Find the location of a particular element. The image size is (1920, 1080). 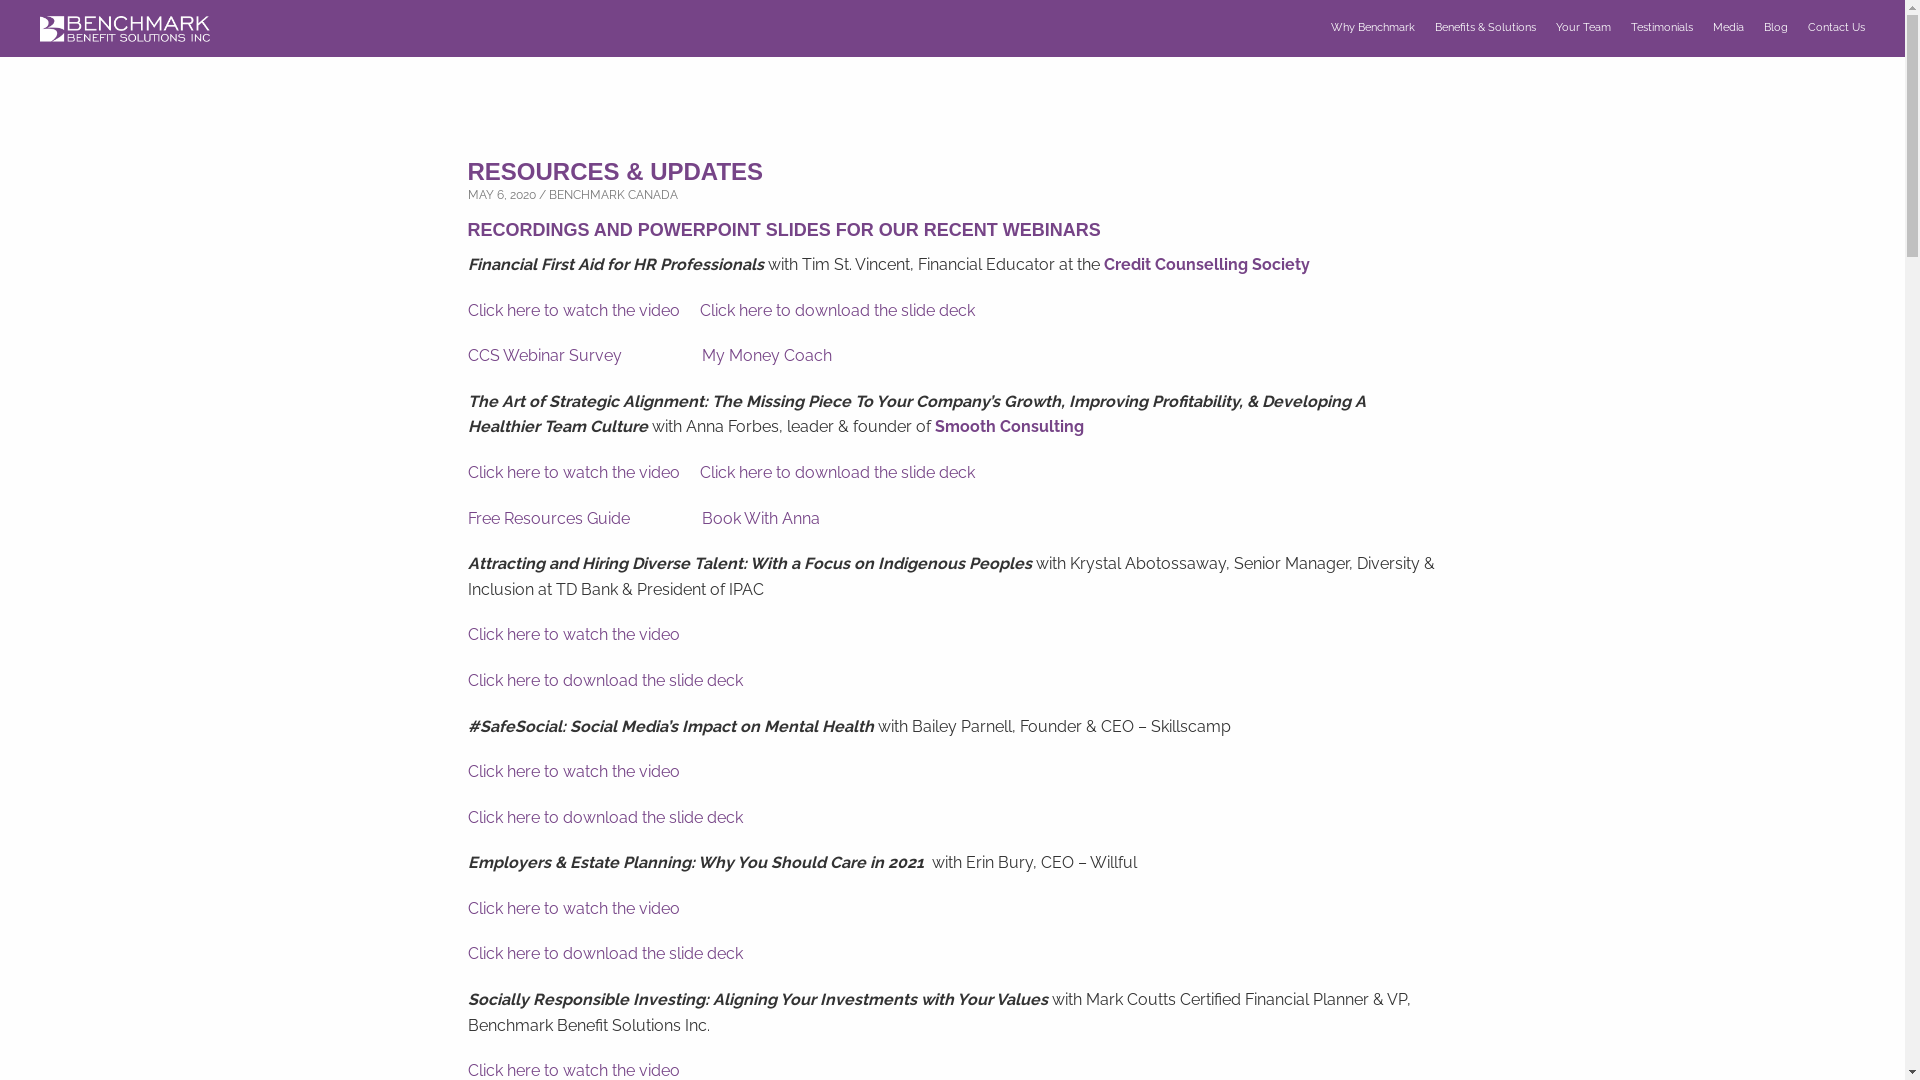

'Blog' is located at coordinates (1776, 27).